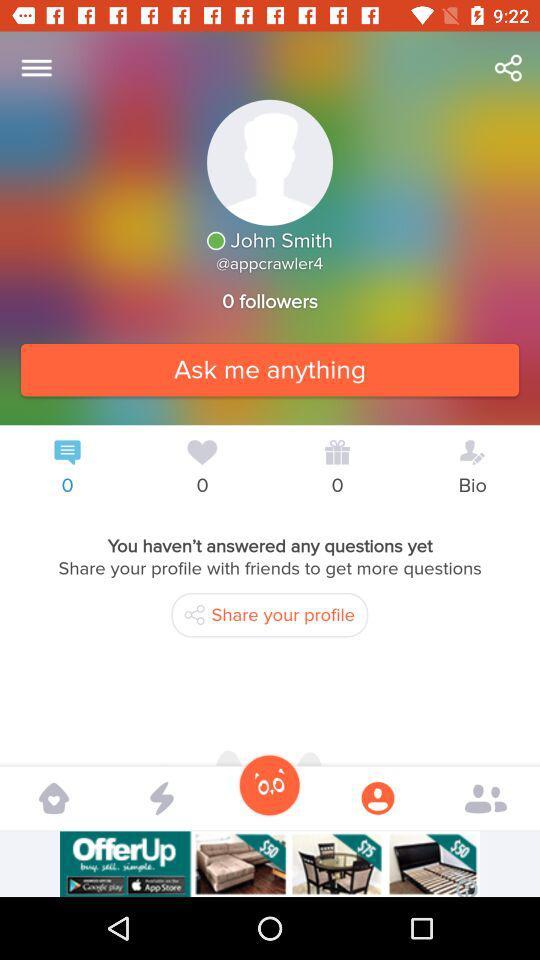 This screenshot has height=960, width=540. Describe the element at coordinates (269, 614) in the screenshot. I see `the share your profile button` at that location.